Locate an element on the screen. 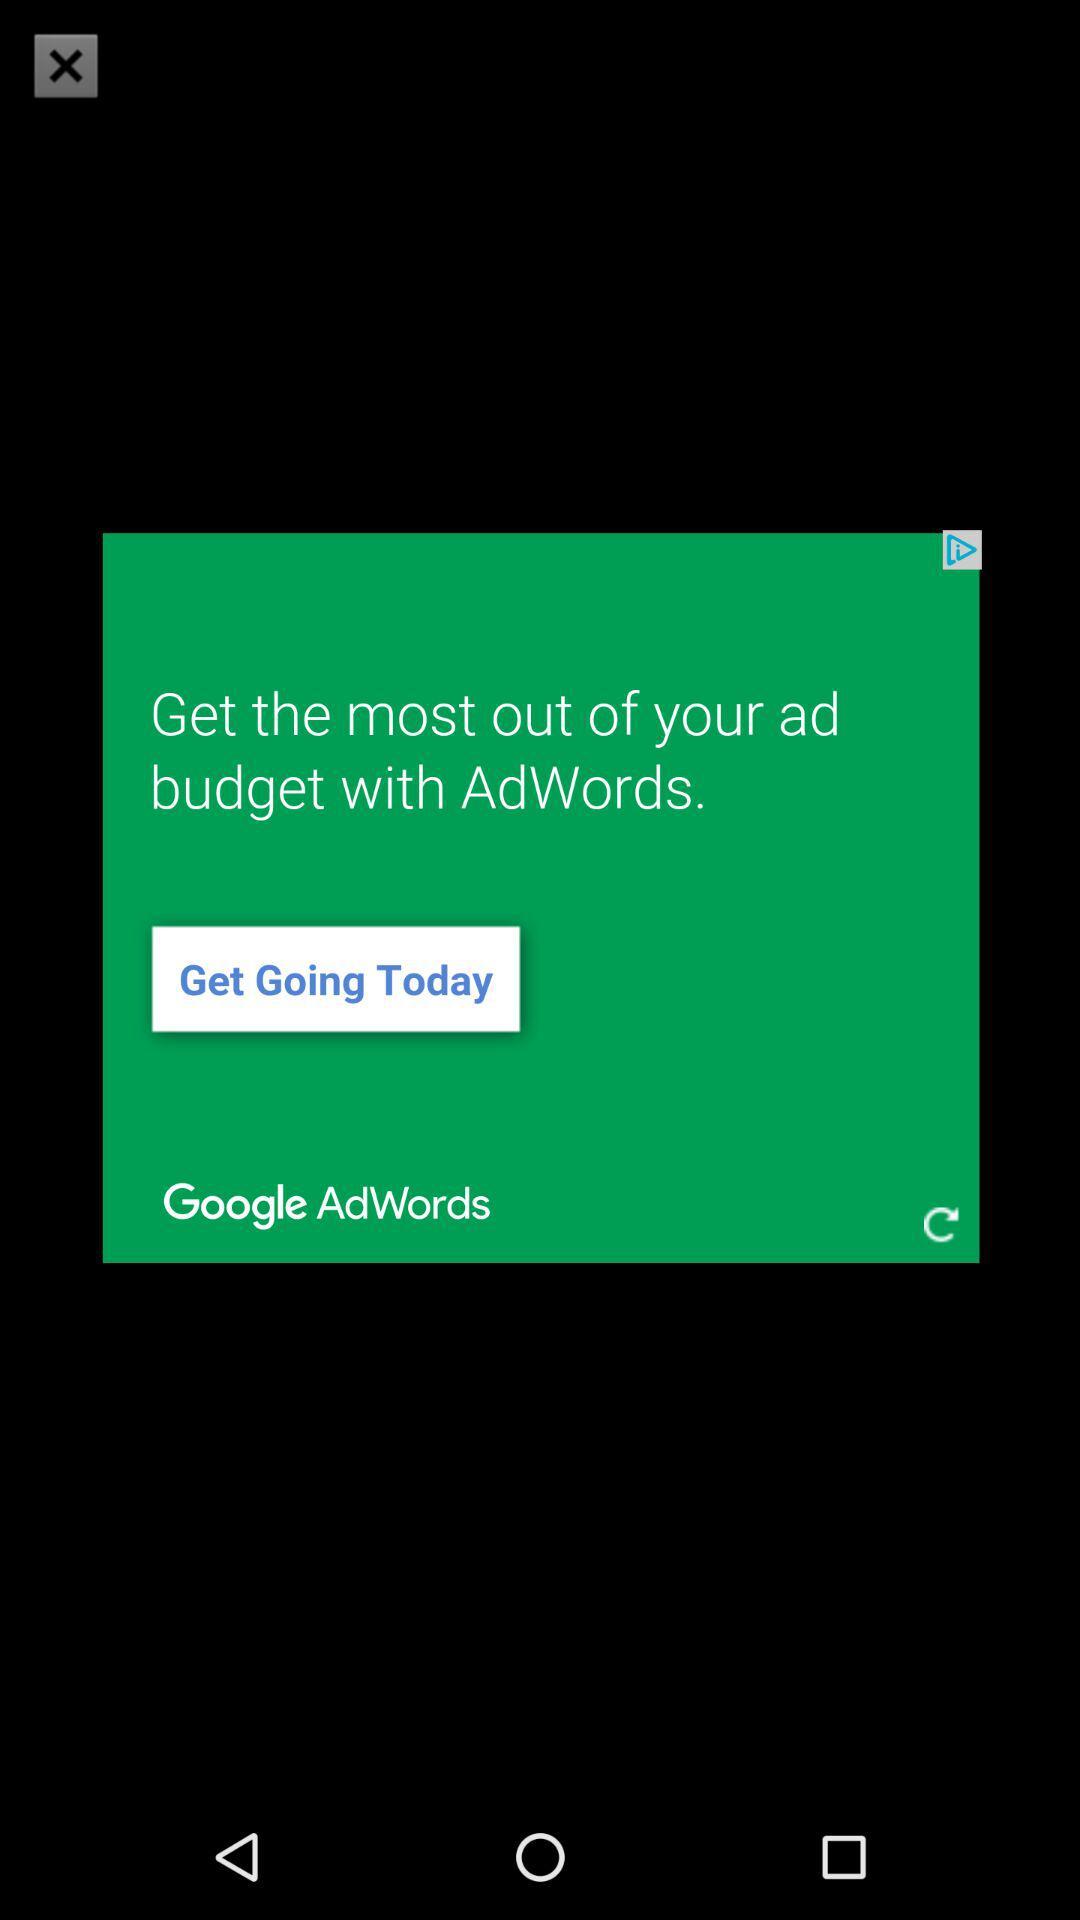 The height and width of the screenshot is (1920, 1080). the close icon is located at coordinates (64, 70).